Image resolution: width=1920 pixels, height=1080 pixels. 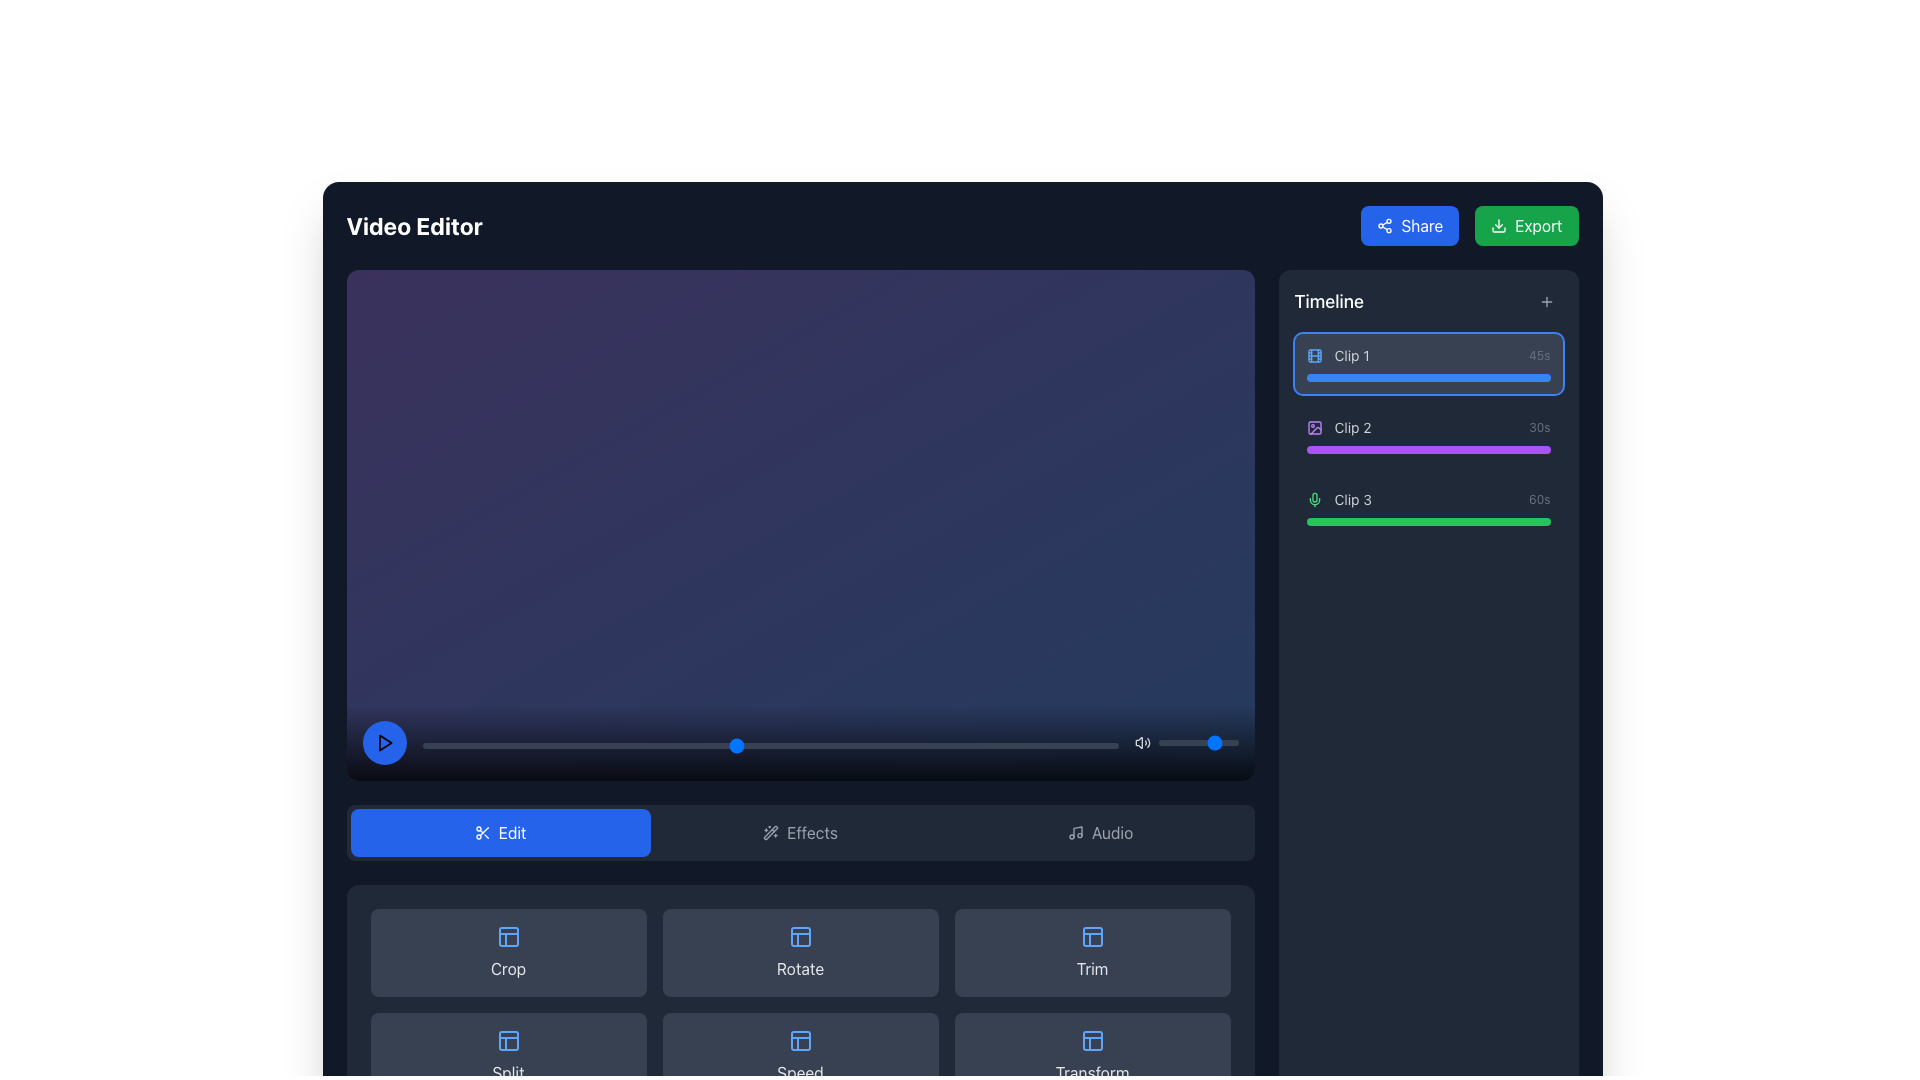 I want to click on the blue film strip icon located in the sidebar within the 'Clip 1' section of the timeline, positioned to the left of the clip's label text, so click(x=1314, y=354).